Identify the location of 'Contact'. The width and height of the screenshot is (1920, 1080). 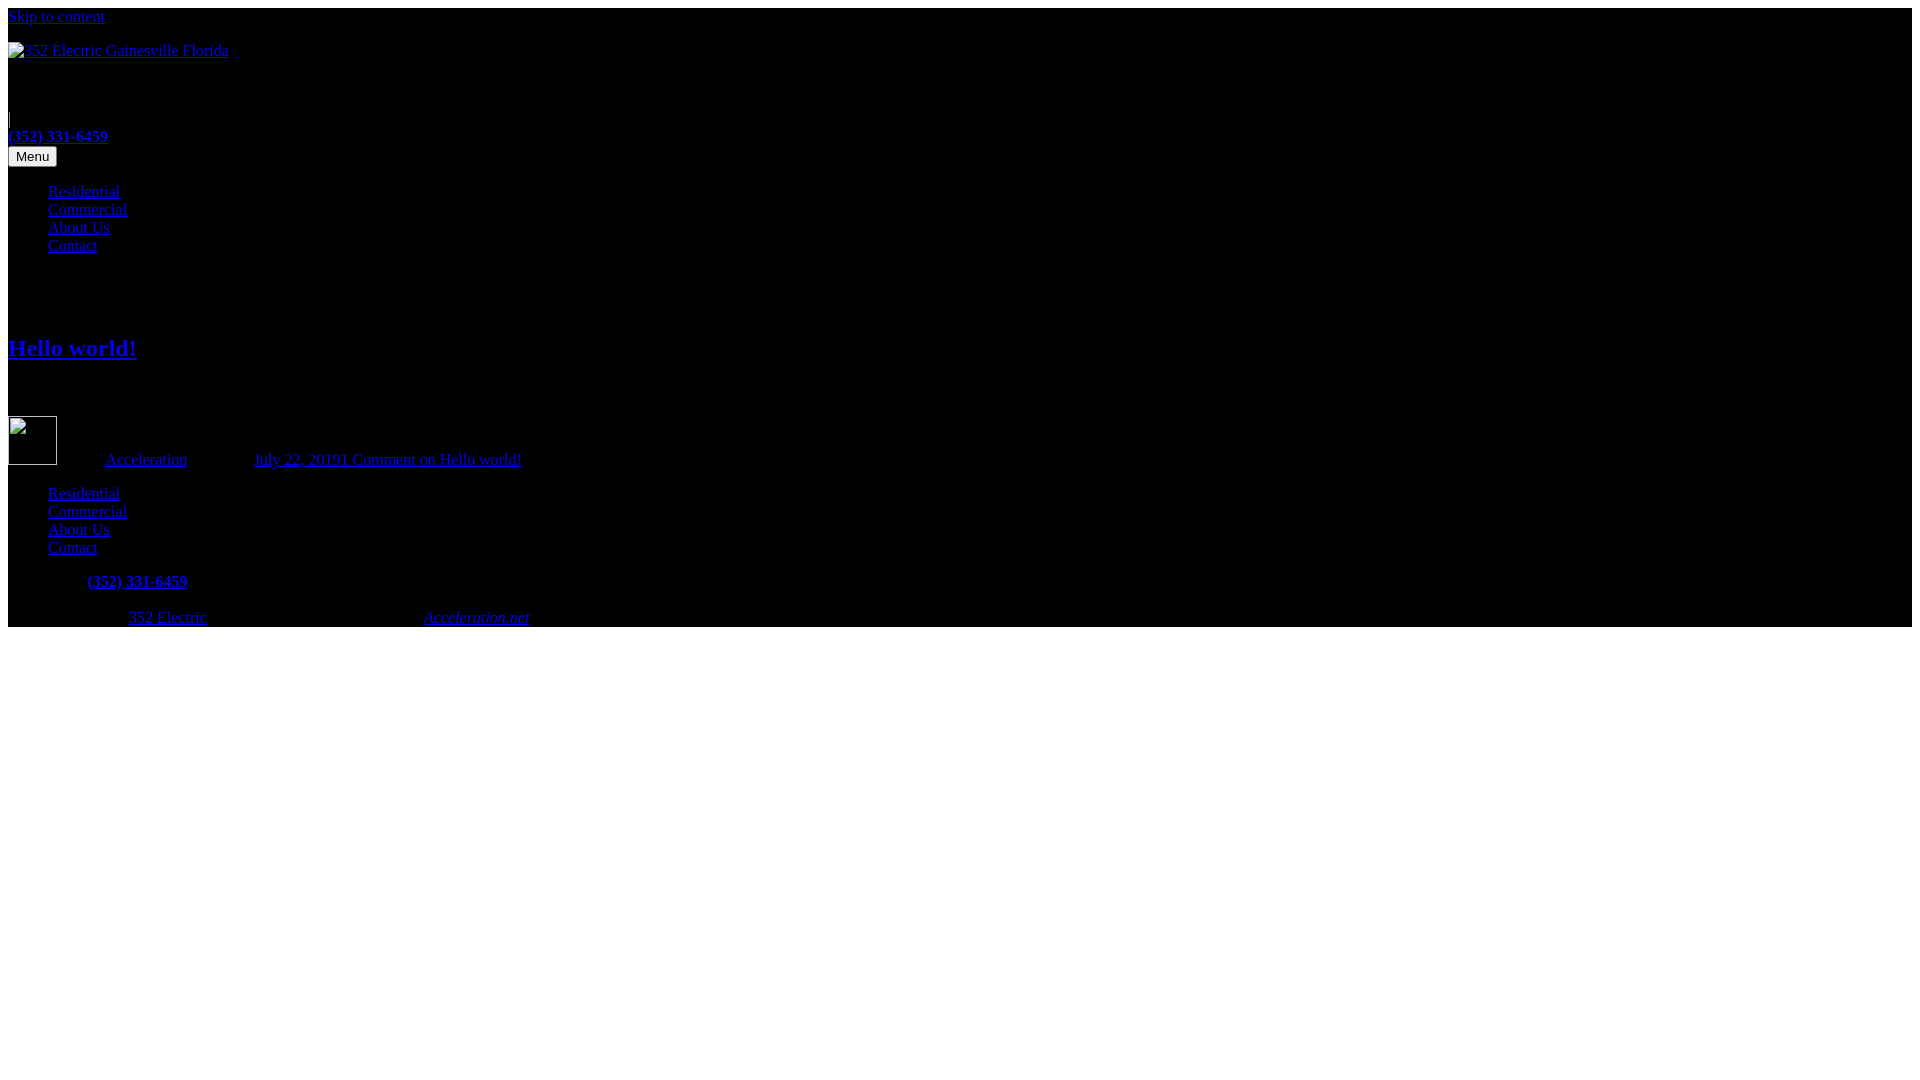
(72, 244).